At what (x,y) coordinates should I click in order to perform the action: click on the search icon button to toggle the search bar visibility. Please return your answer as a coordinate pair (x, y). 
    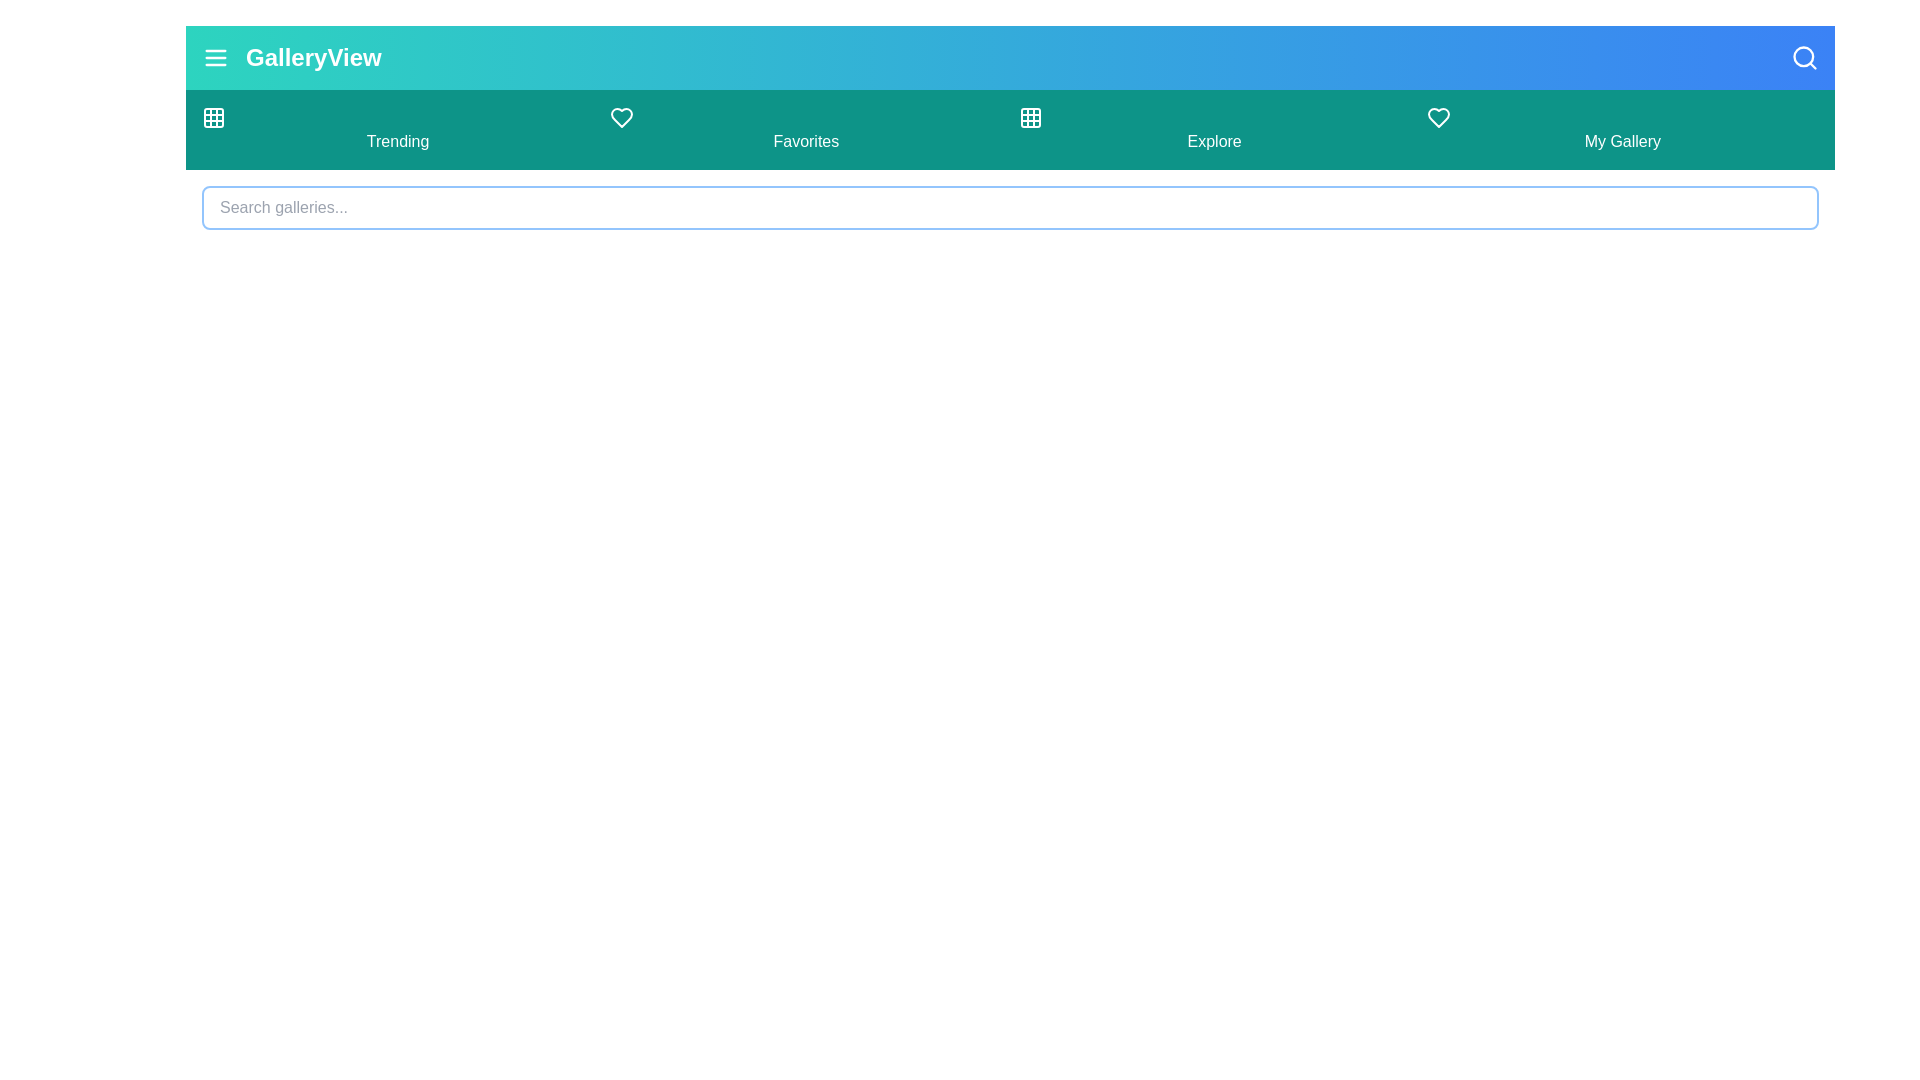
    Looking at the image, I should click on (1804, 56).